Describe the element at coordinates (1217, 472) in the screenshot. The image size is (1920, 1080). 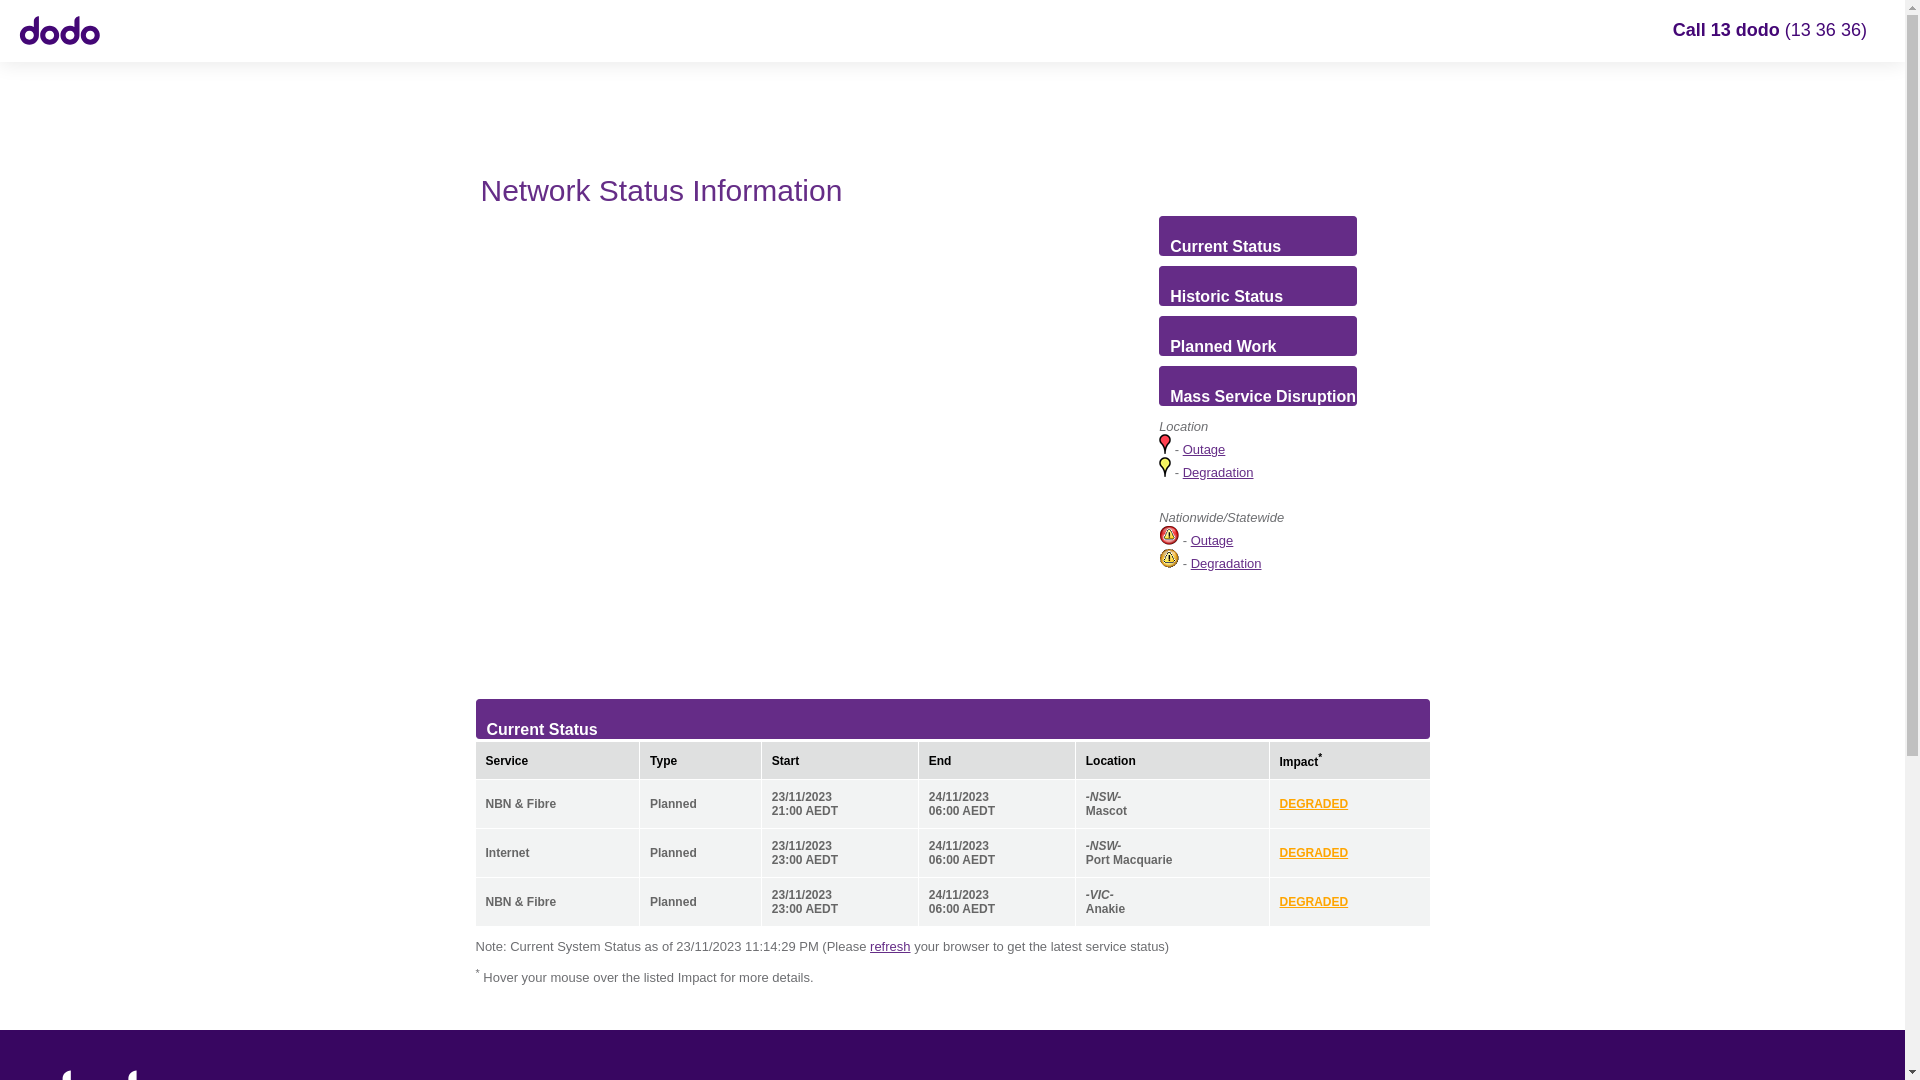
I see `'Degradation'` at that location.